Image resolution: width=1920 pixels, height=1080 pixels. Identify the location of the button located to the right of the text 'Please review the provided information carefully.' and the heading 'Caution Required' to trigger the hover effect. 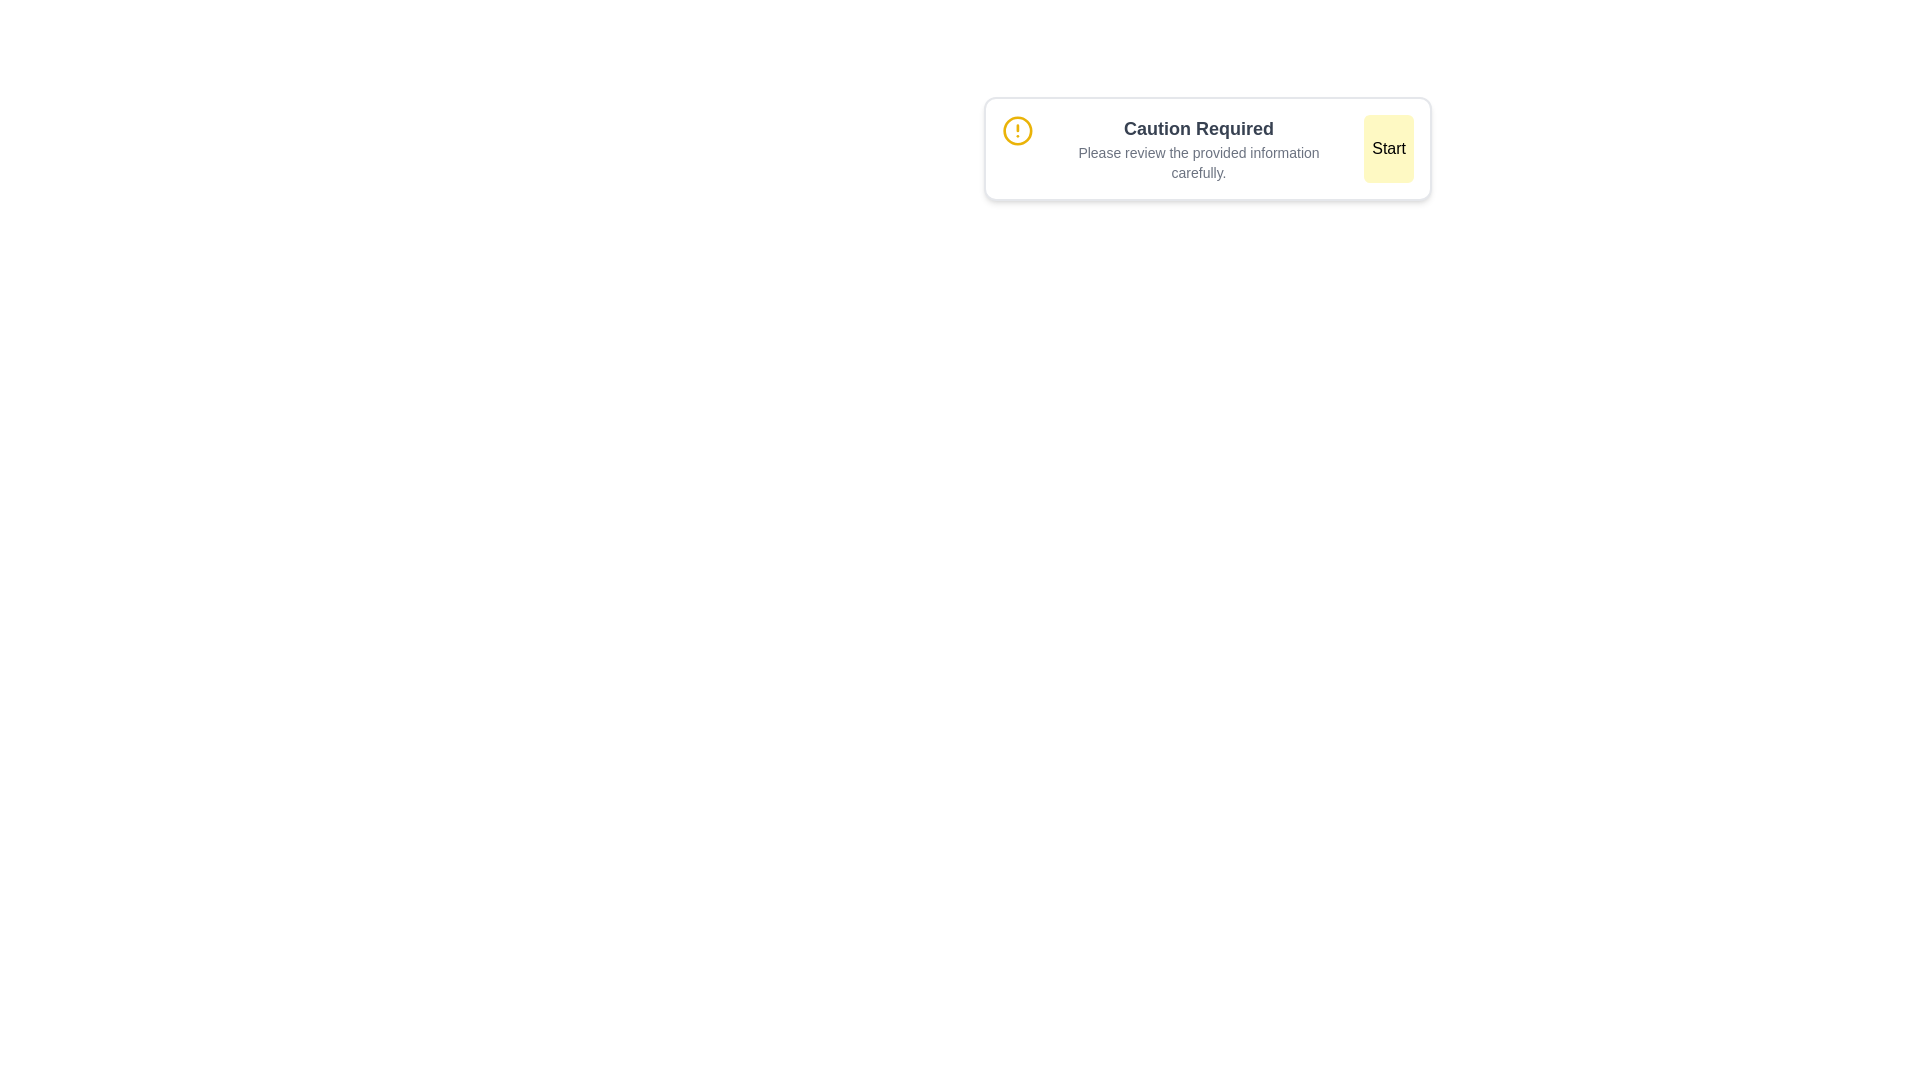
(1387, 148).